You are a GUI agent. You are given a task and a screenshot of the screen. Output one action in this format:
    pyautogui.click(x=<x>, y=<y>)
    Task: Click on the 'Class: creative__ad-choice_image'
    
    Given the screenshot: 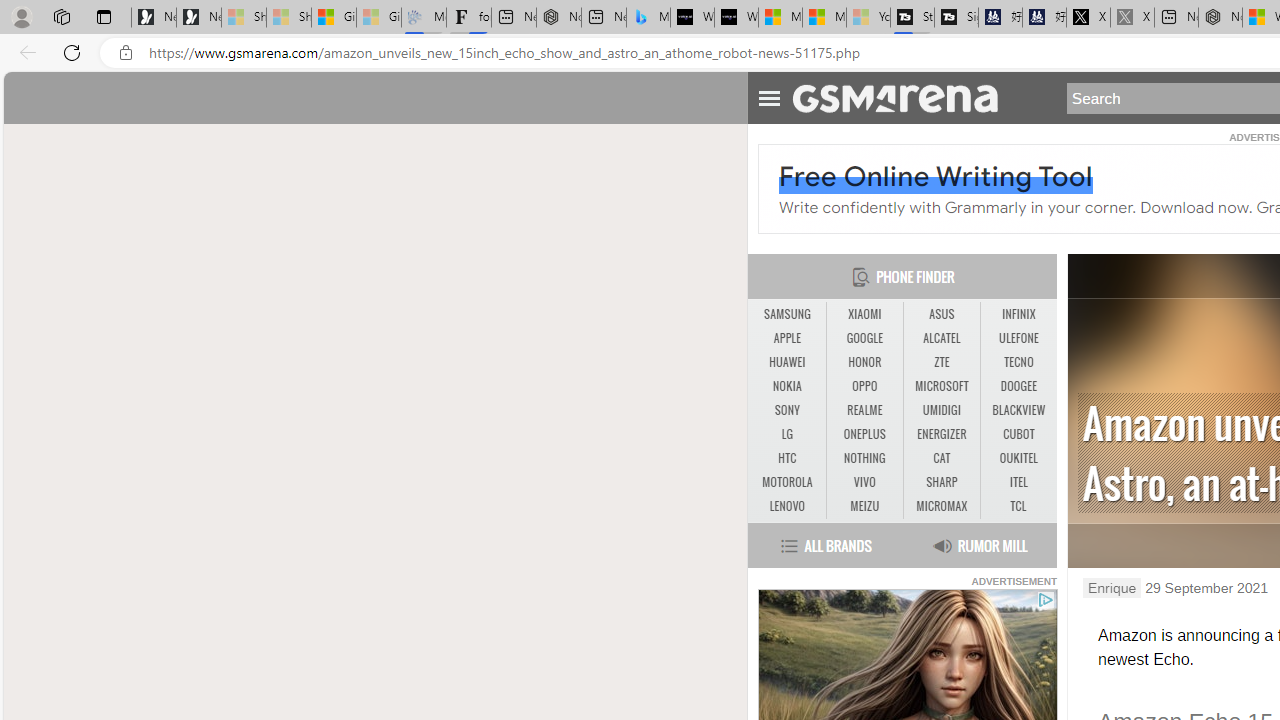 What is the action you would take?
    pyautogui.click(x=1044, y=599)
    